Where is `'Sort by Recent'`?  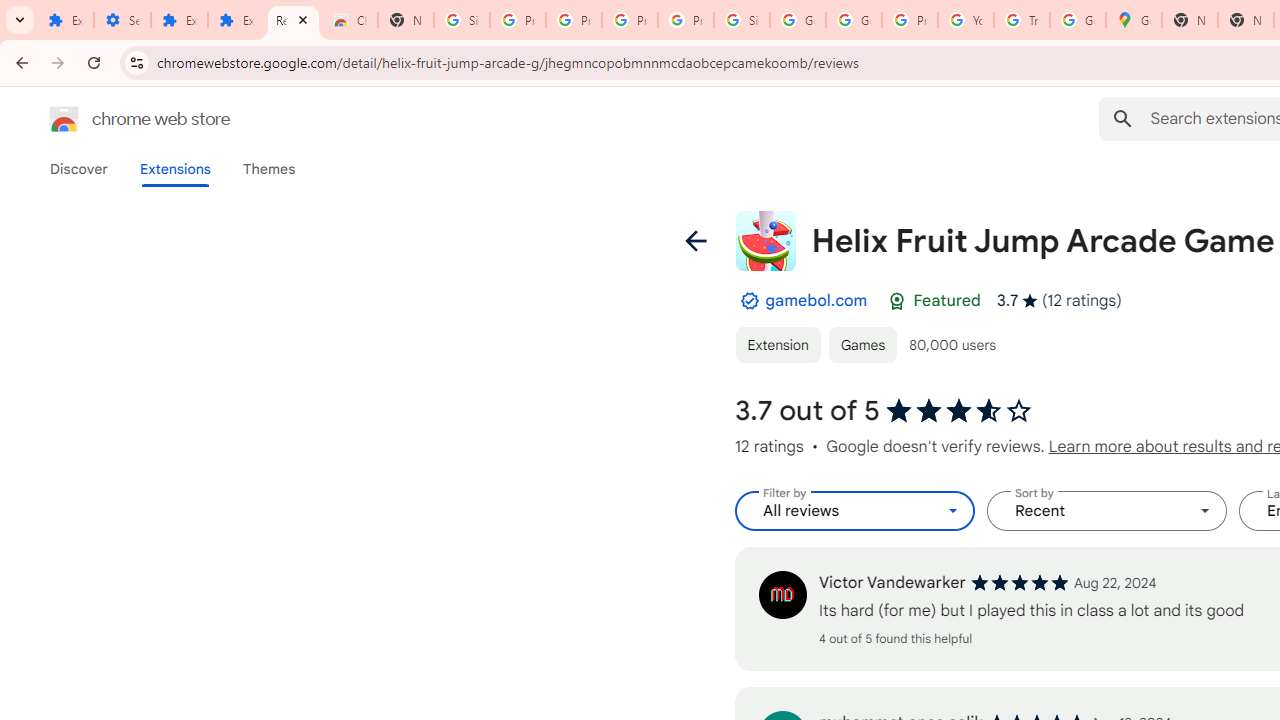
'Sort by Recent' is located at coordinates (1106, 510).